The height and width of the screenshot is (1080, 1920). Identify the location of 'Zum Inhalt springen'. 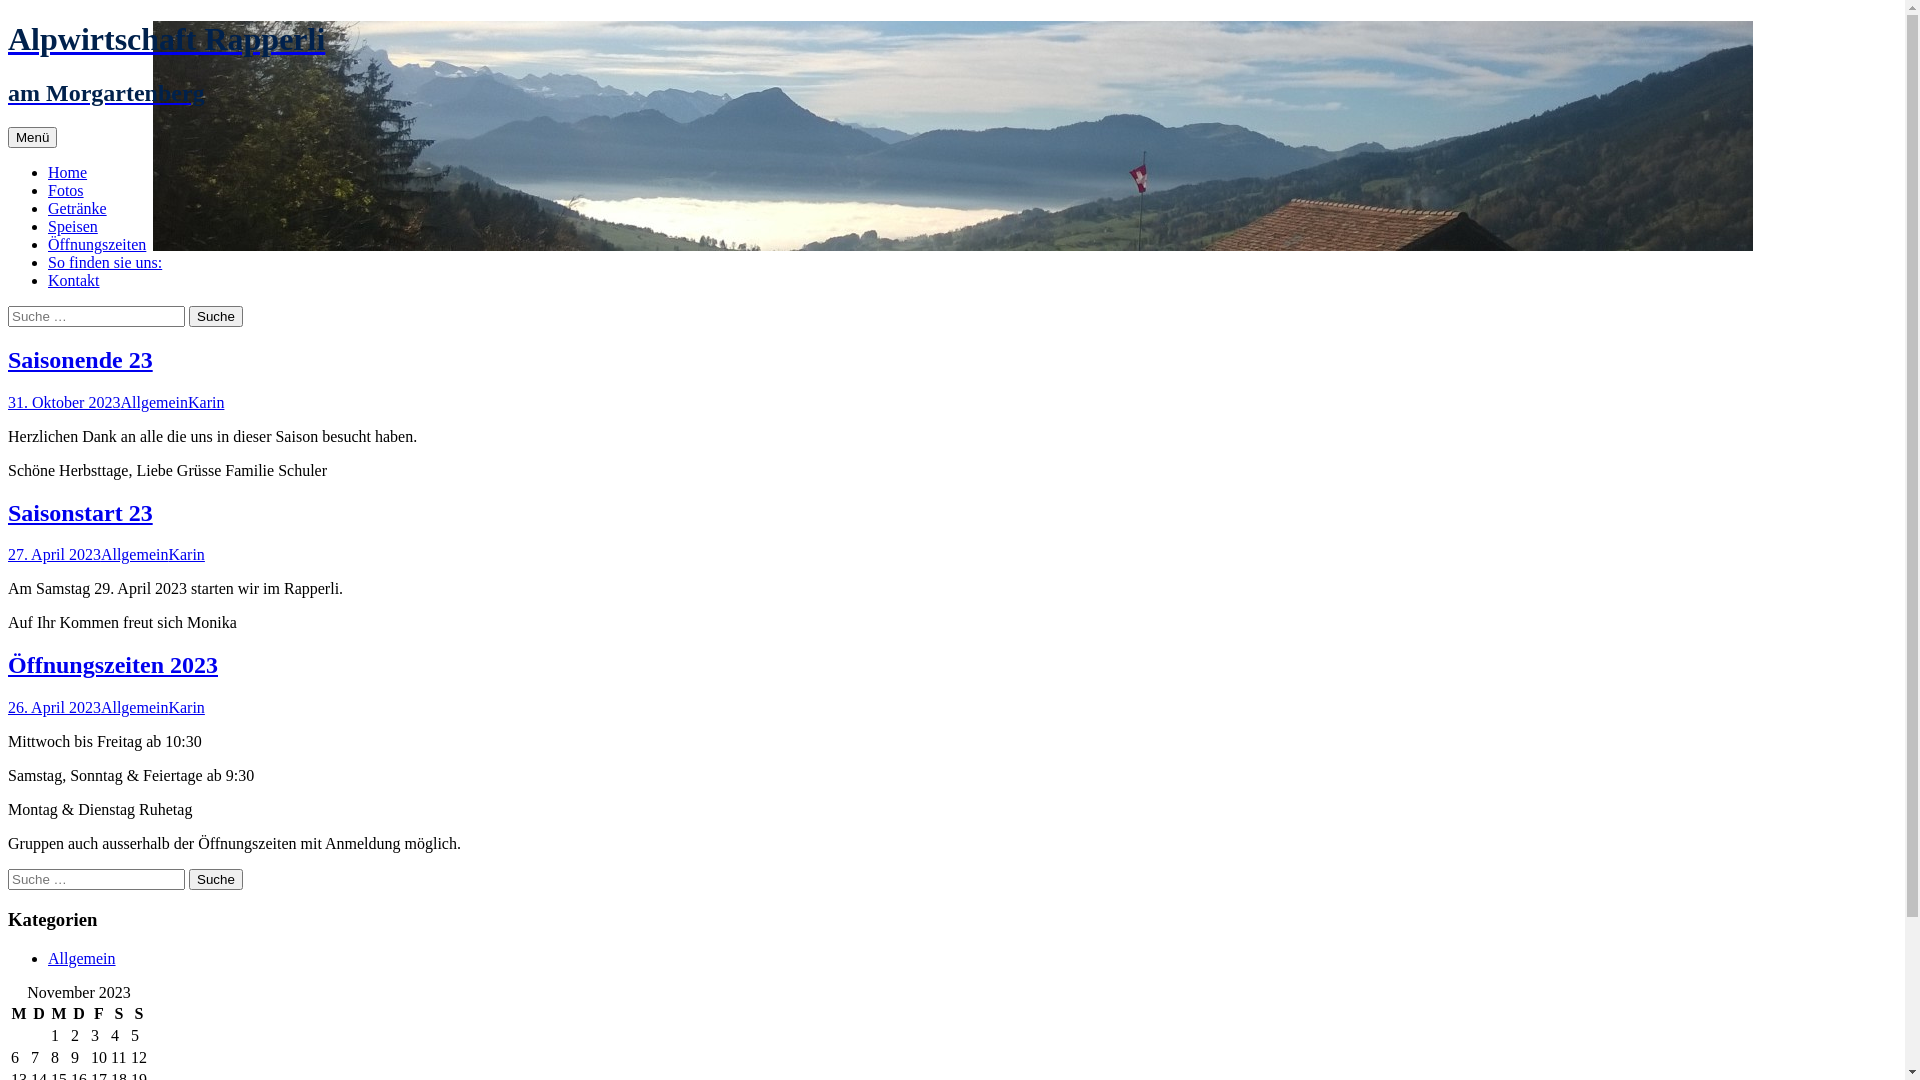
(56, 126).